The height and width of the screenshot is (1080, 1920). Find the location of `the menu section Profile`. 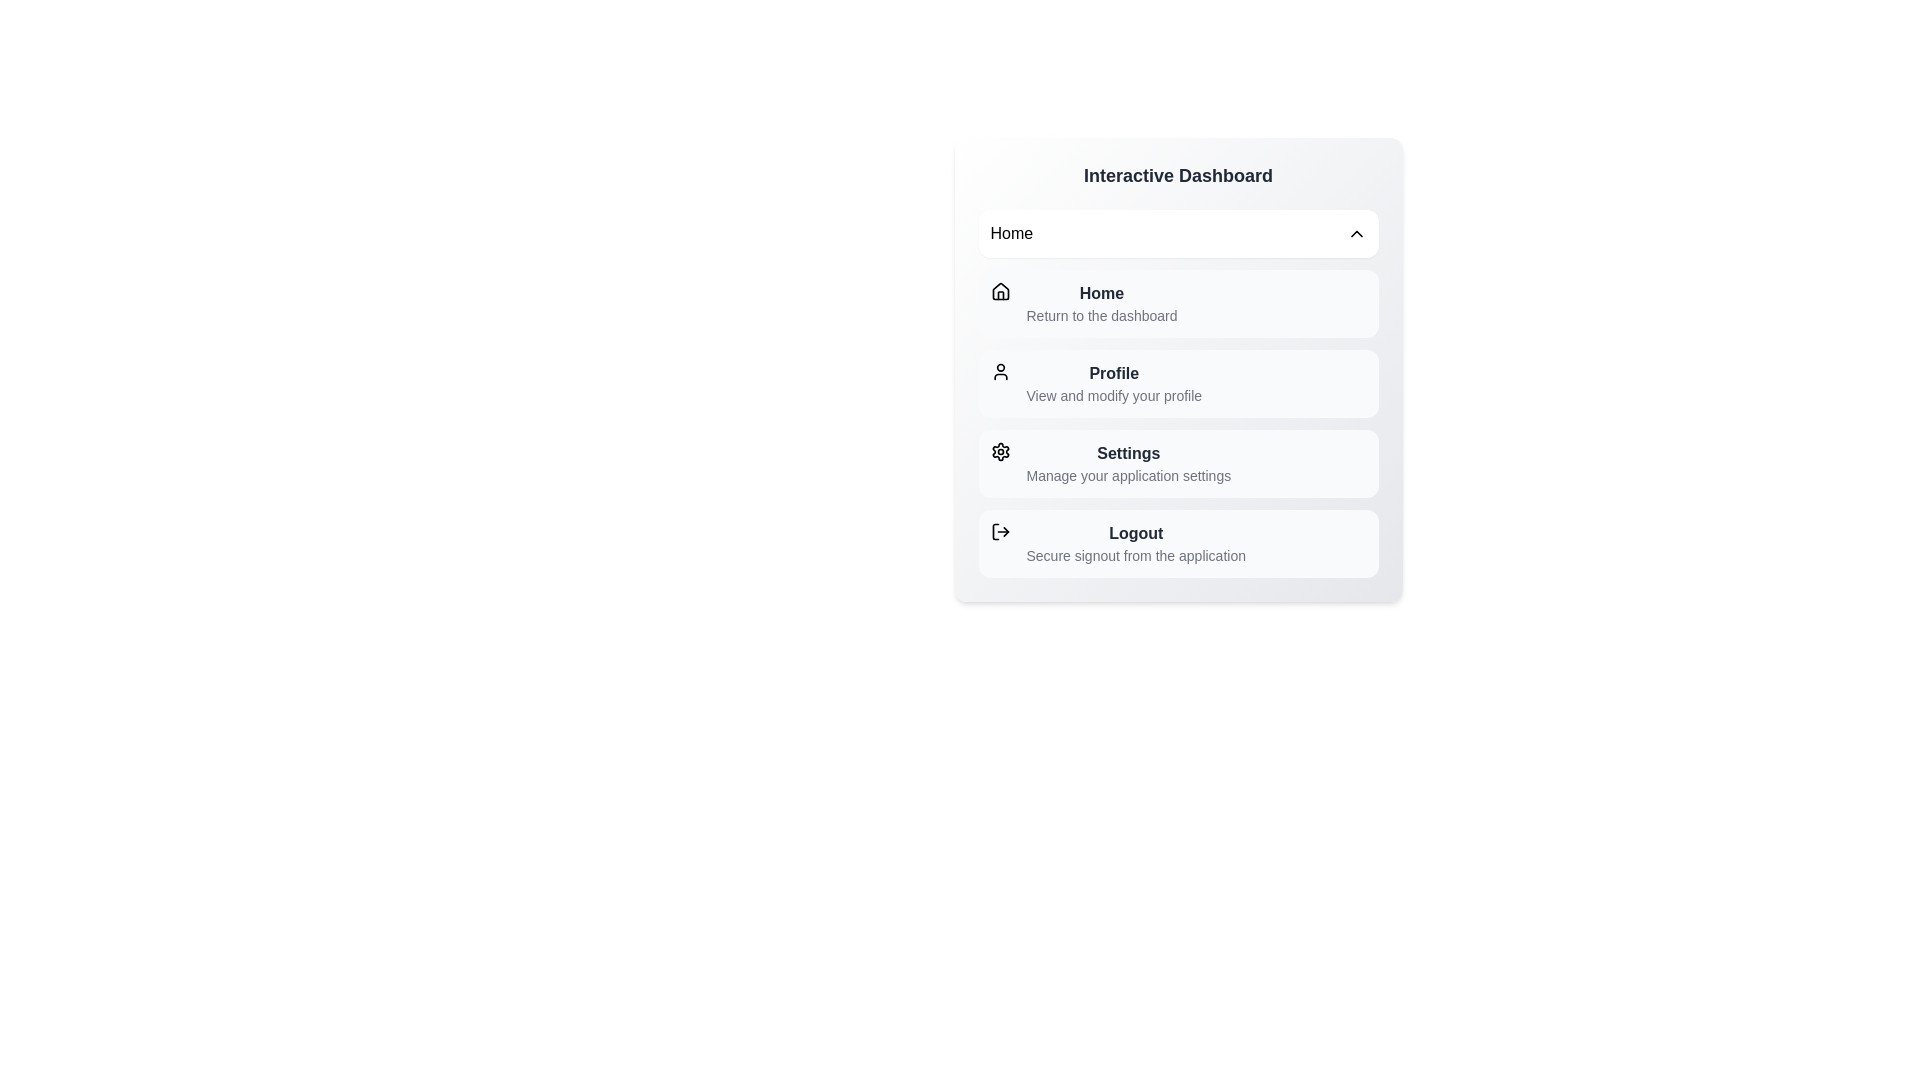

the menu section Profile is located at coordinates (1178, 384).